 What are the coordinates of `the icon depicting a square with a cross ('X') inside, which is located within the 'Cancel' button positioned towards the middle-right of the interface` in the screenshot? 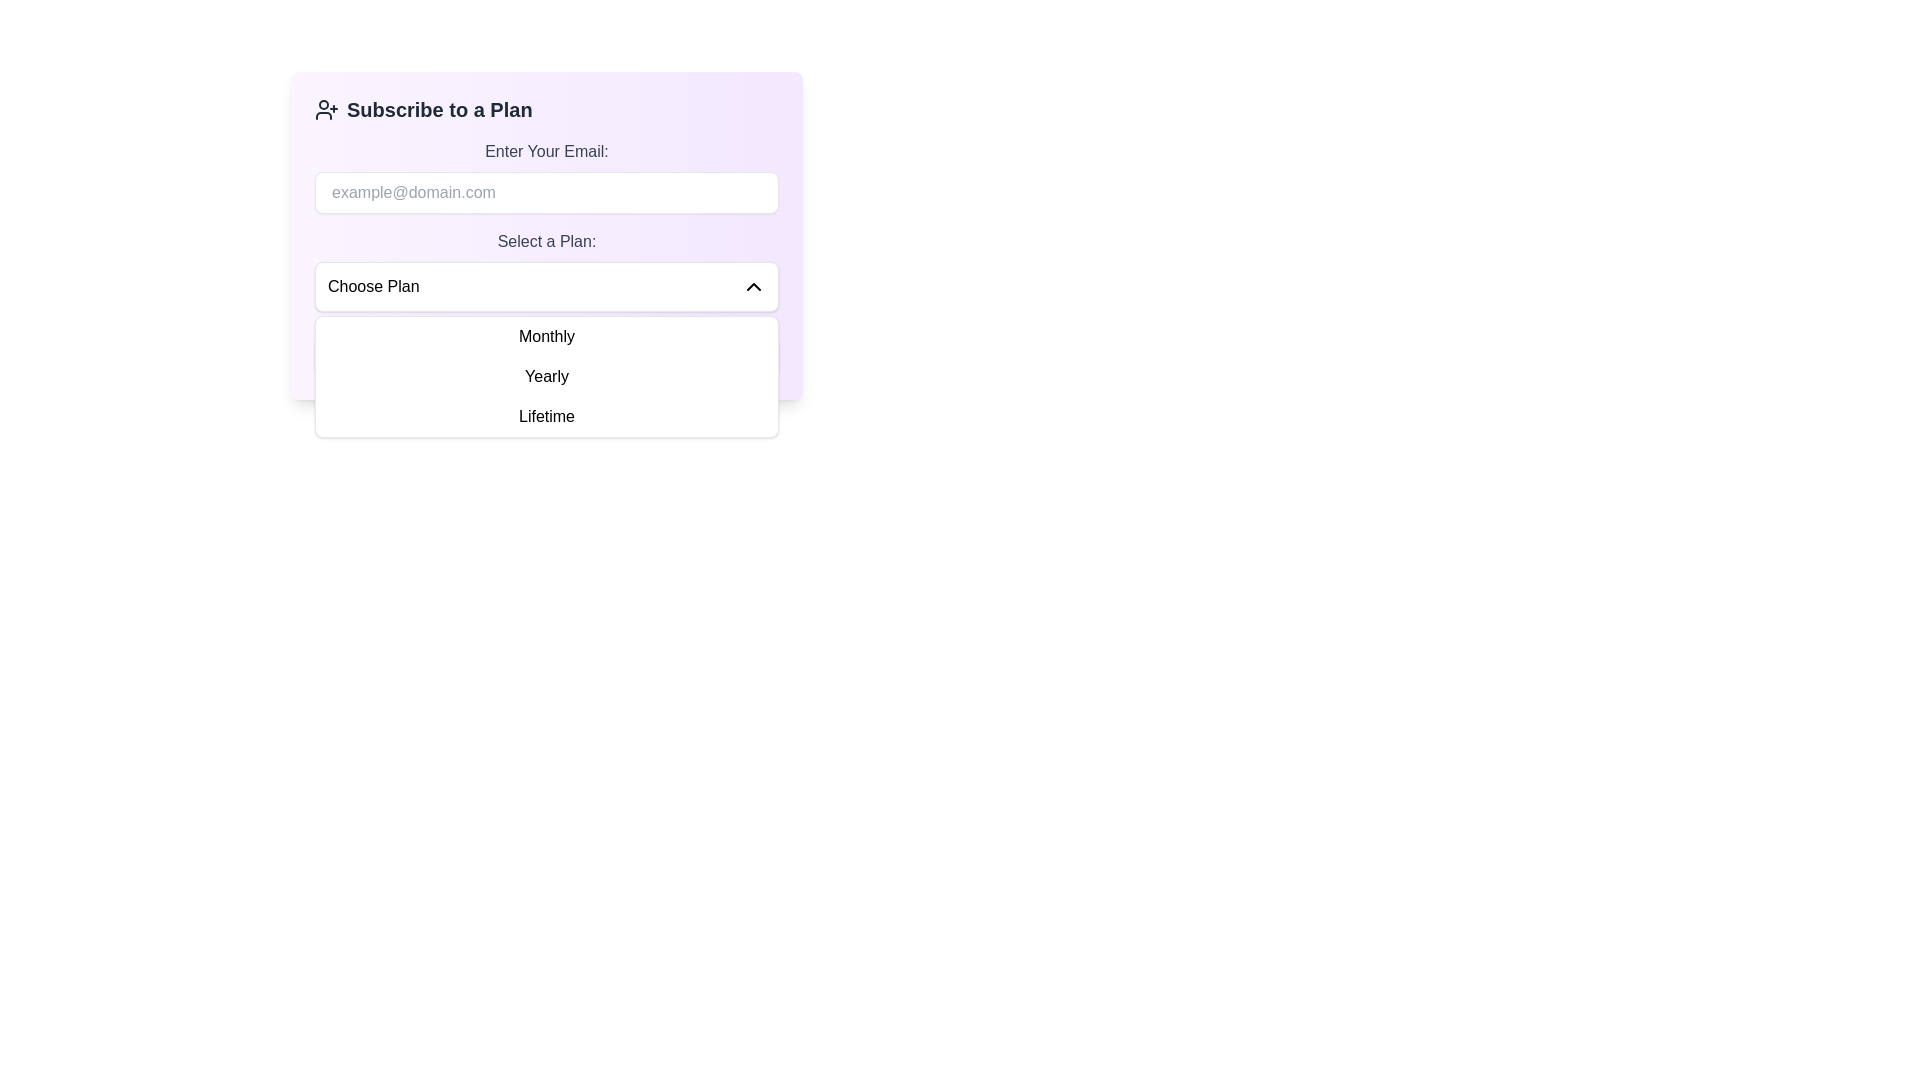 It's located at (695, 354).